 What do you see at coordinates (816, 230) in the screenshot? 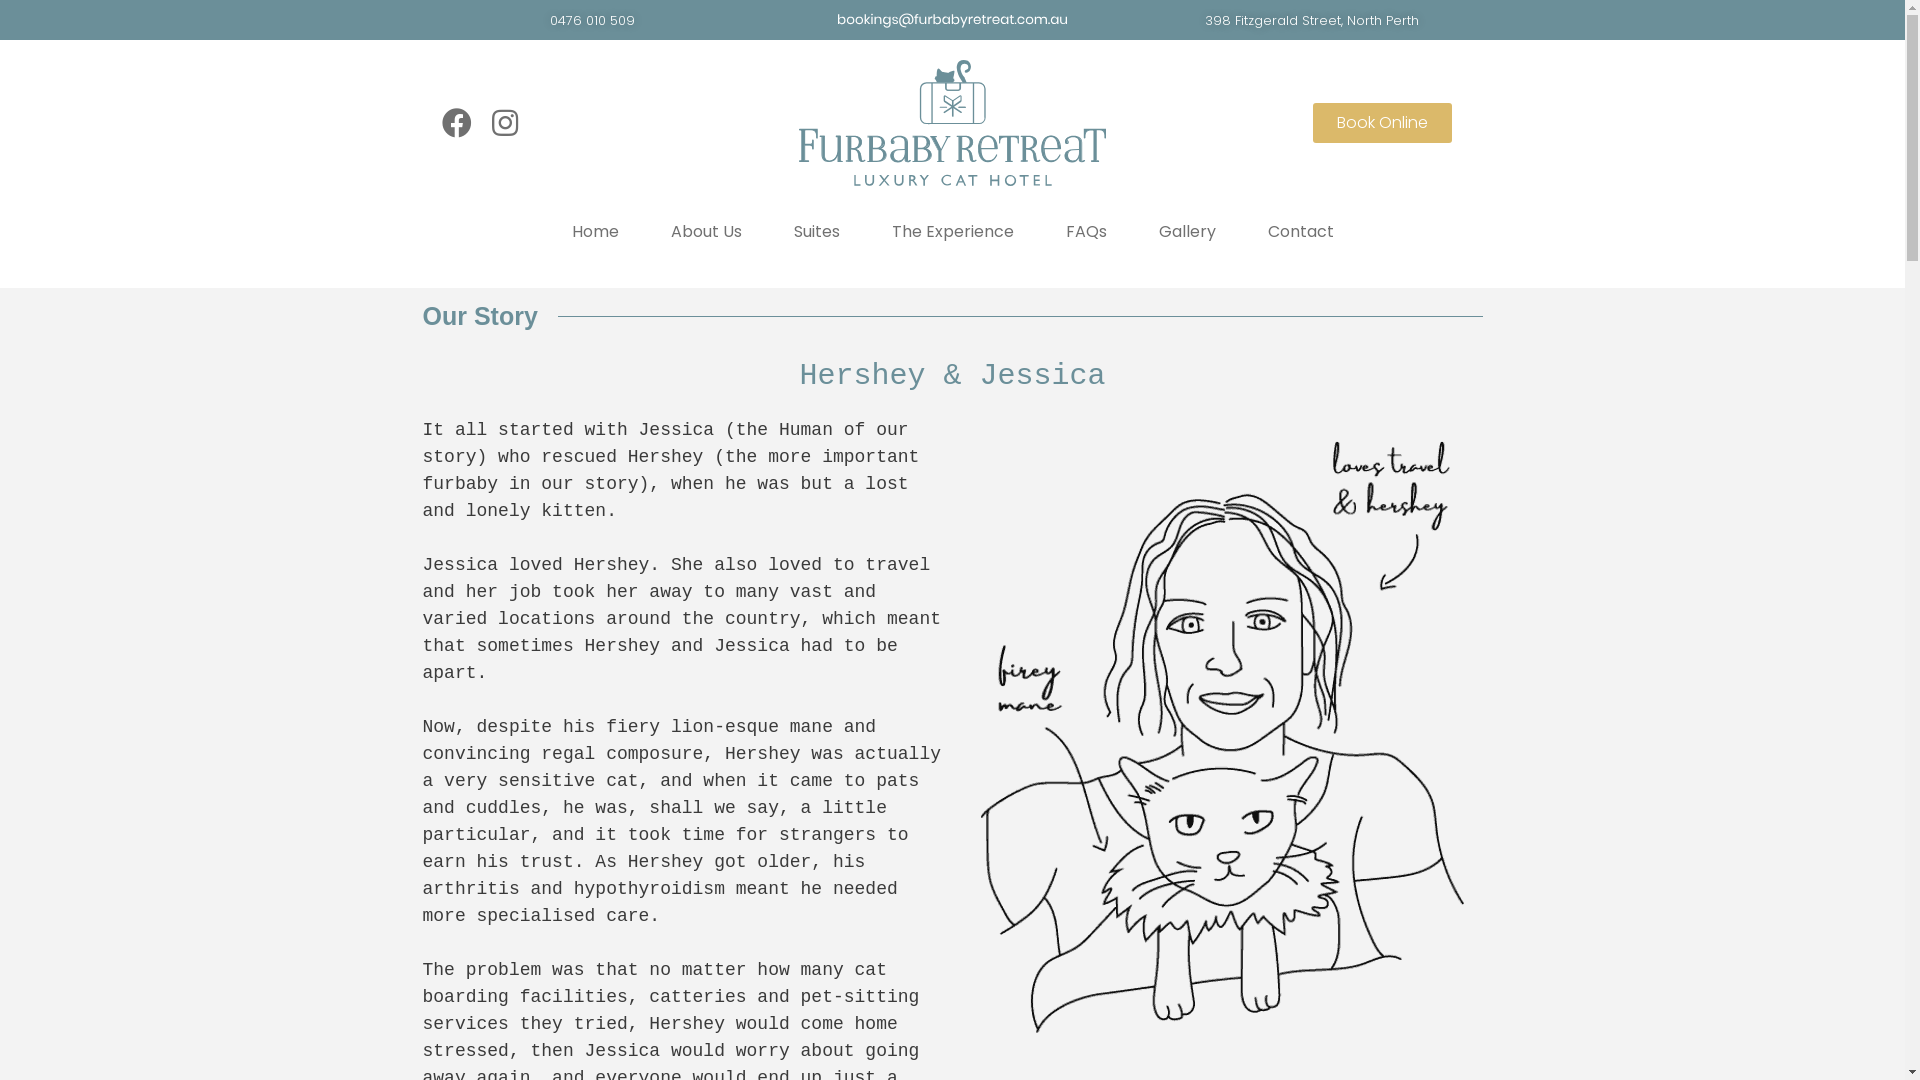
I see `'Suites'` at bounding box center [816, 230].